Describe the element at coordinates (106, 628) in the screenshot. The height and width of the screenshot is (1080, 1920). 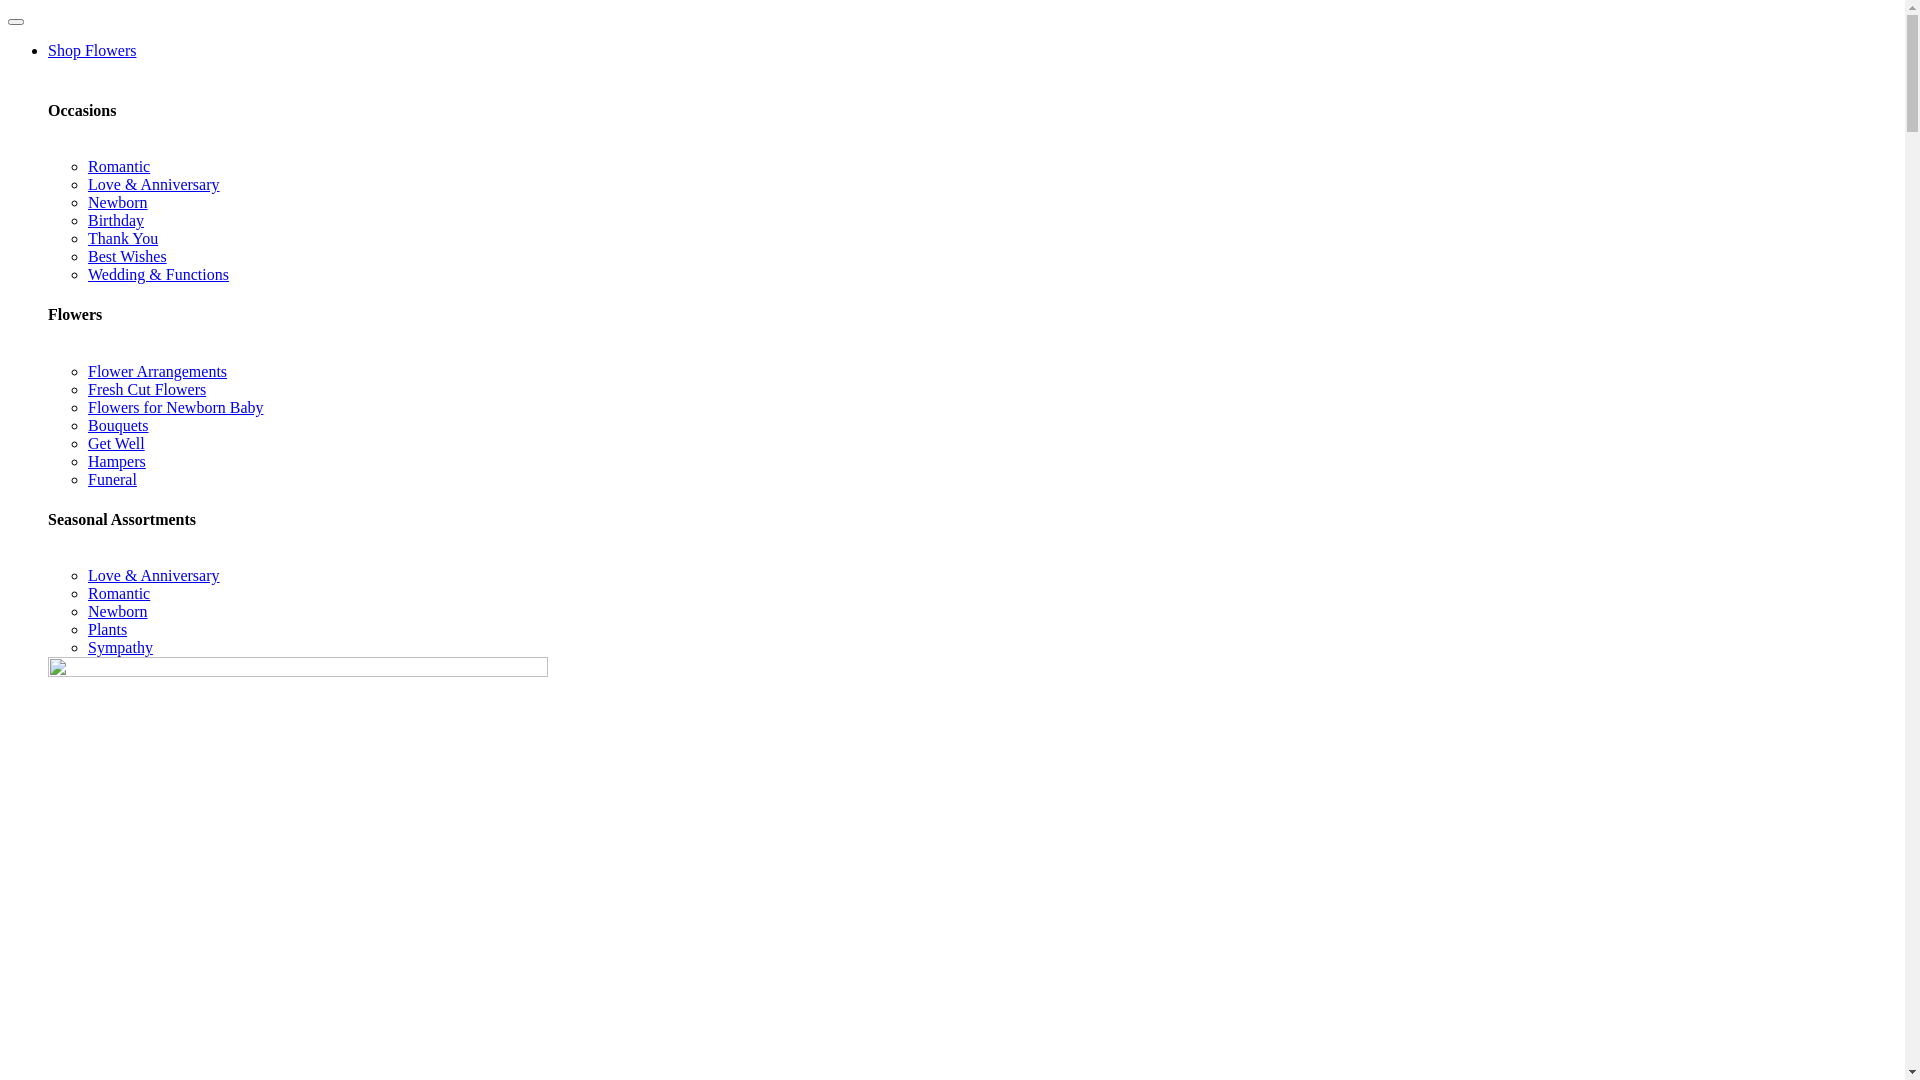
I see `'Plants'` at that location.